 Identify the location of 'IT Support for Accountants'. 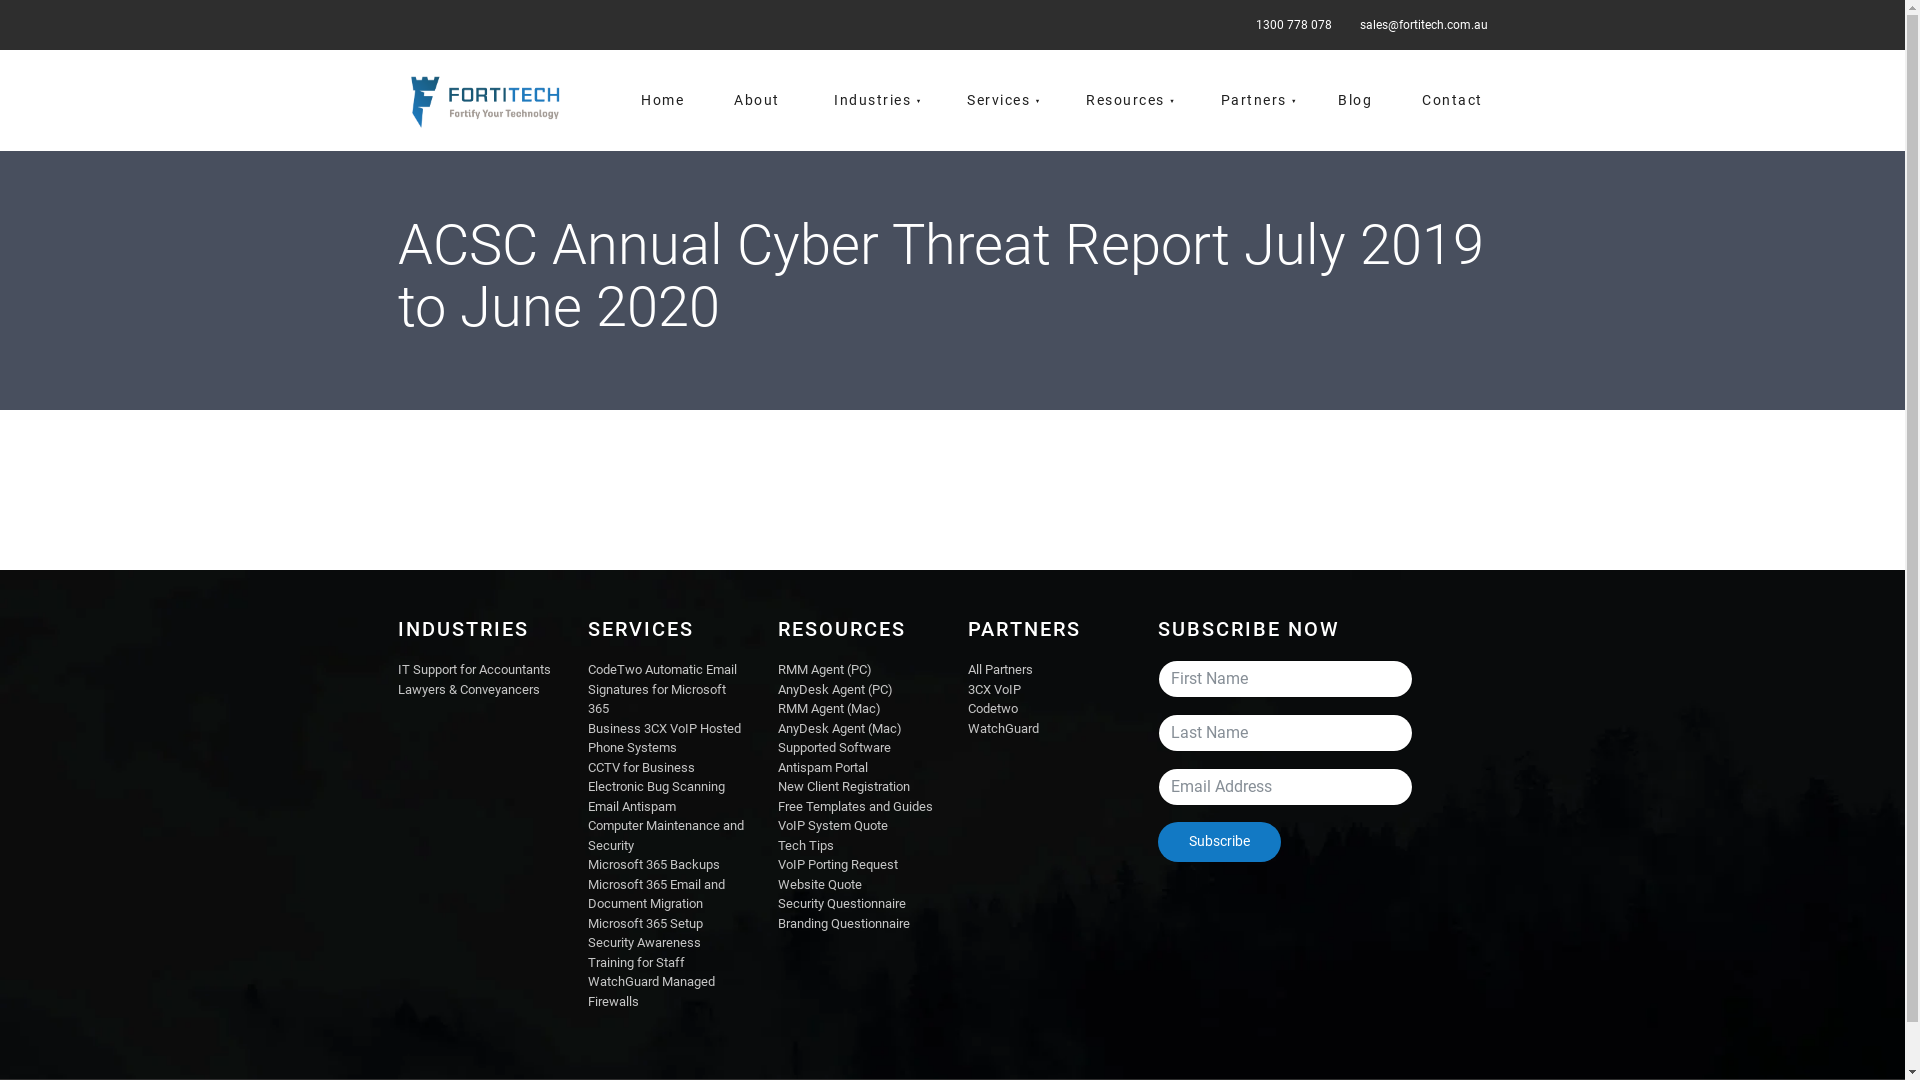
(473, 669).